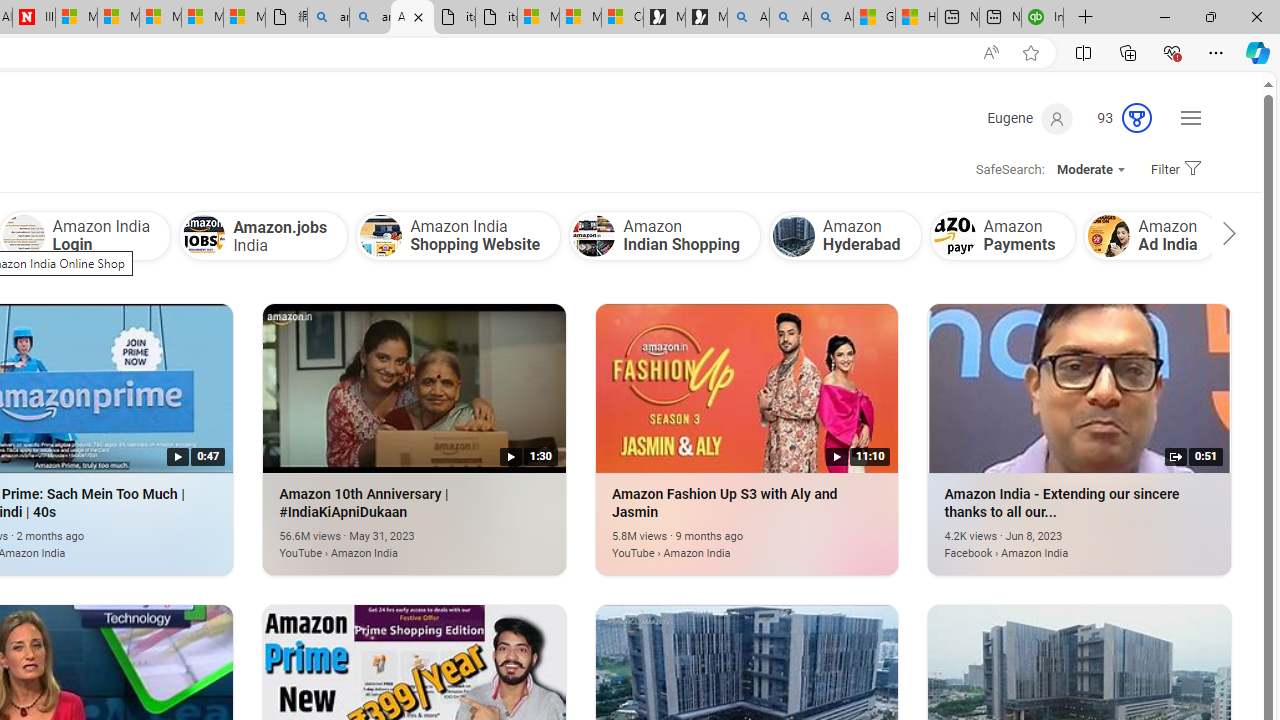 Image resolution: width=1280 pixels, height=720 pixels. What do you see at coordinates (1090, 168) in the screenshot?
I see `'Moderate'` at bounding box center [1090, 168].